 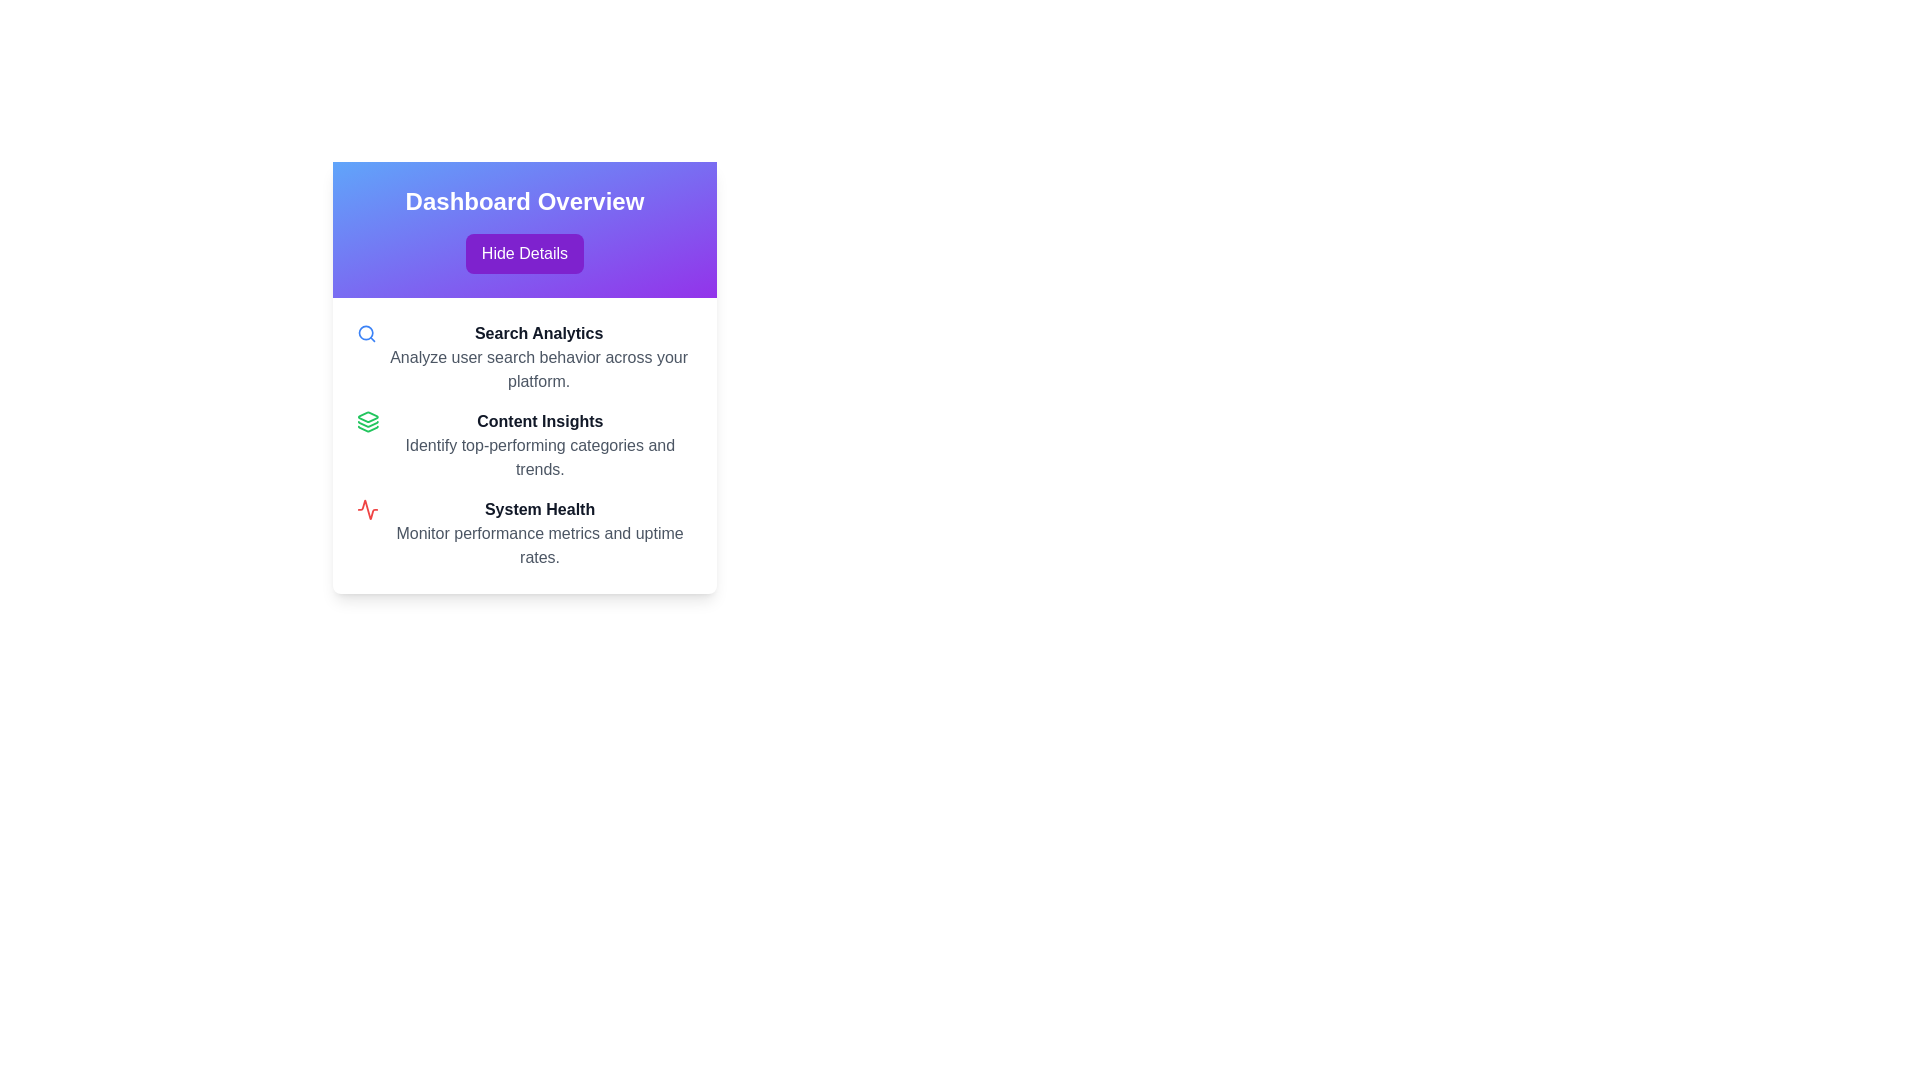 I want to click on the 'Search Analytics' text label, so click(x=539, y=333).